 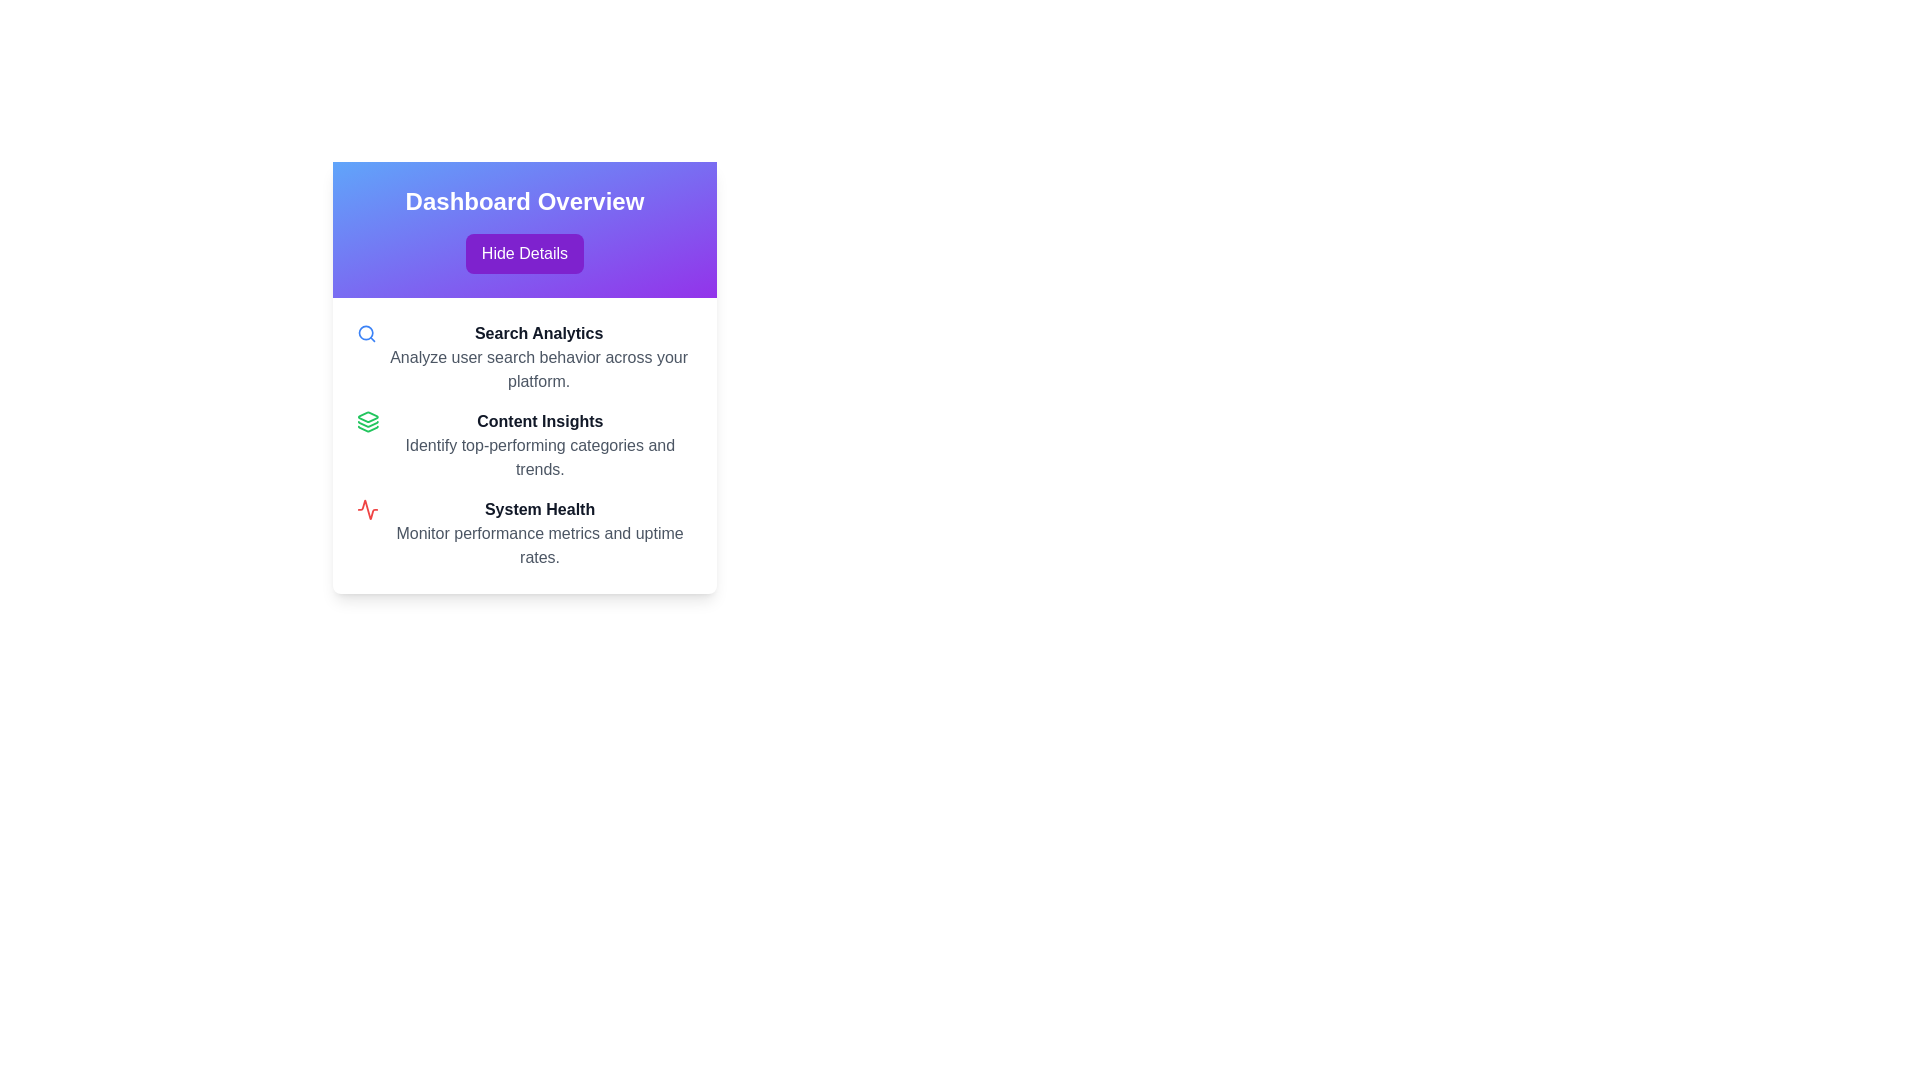 I want to click on the 'Search Analytics' text label, so click(x=539, y=333).